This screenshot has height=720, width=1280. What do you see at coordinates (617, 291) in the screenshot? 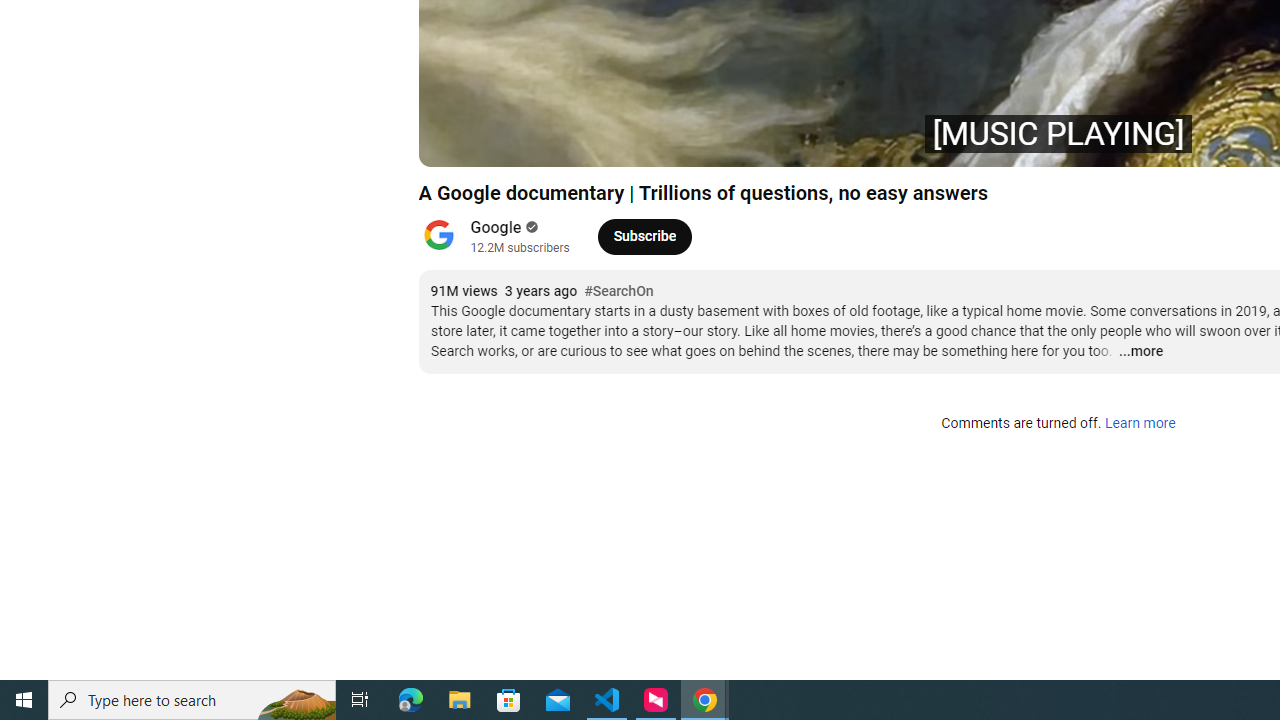
I see `'#SearchOn'` at bounding box center [617, 291].